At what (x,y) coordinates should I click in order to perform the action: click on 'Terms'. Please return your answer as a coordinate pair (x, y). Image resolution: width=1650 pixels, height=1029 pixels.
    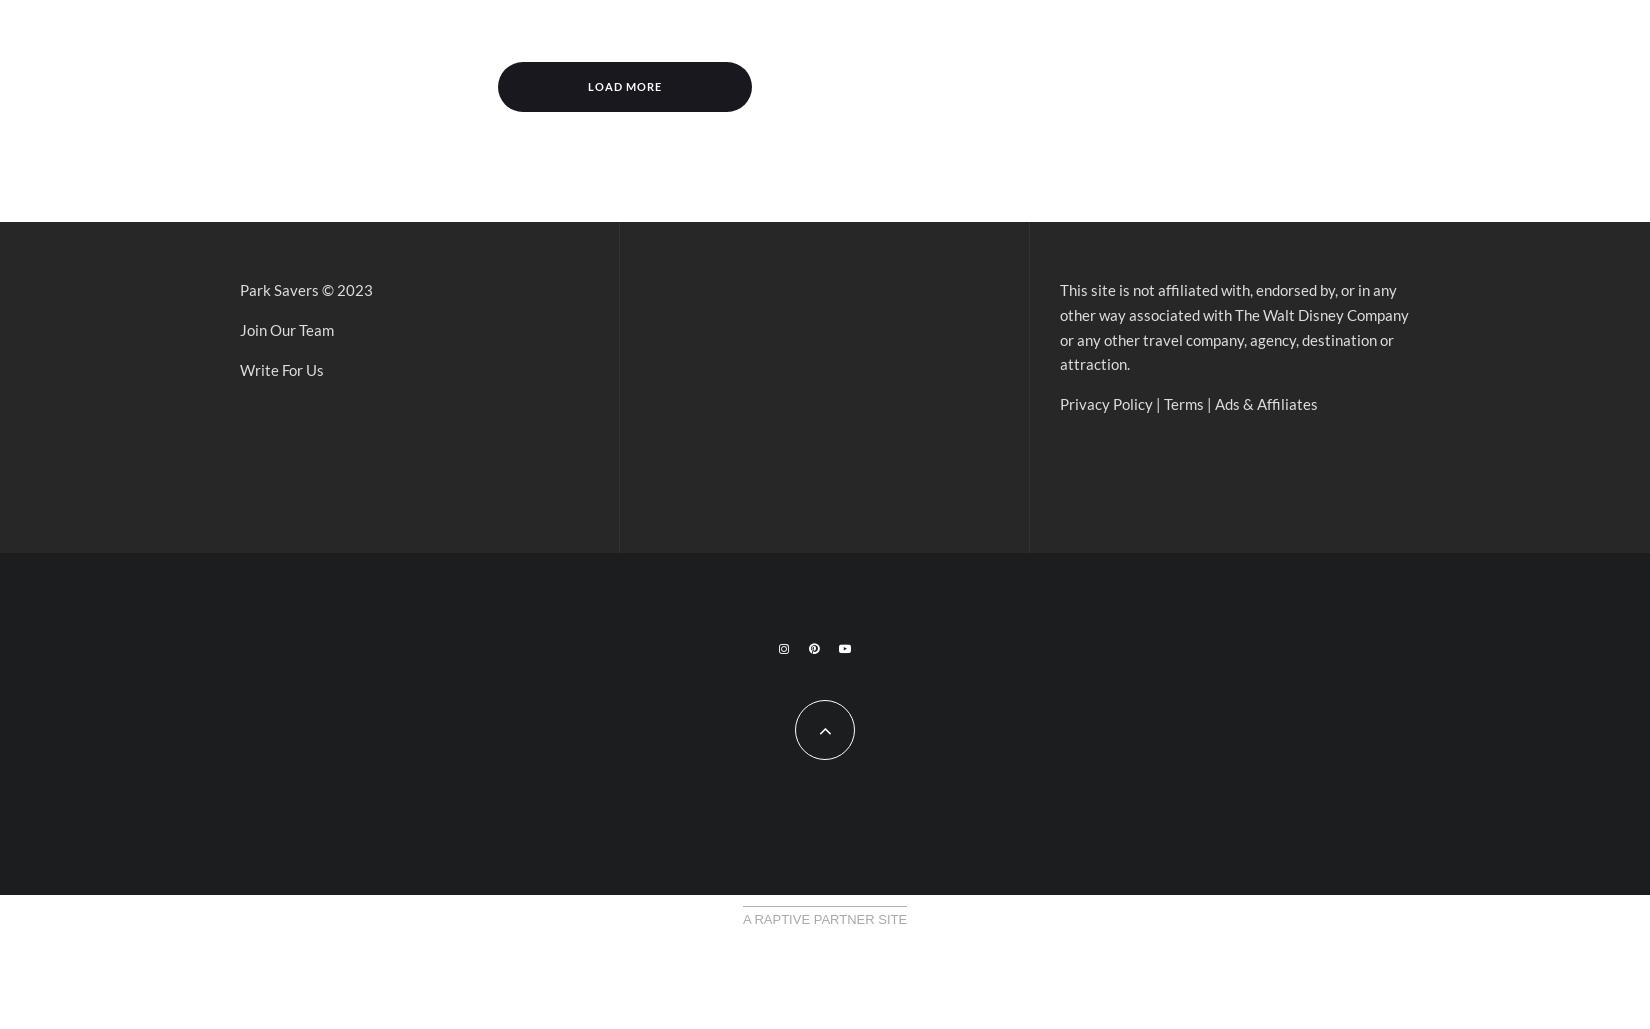
    Looking at the image, I should click on (1164, 402).